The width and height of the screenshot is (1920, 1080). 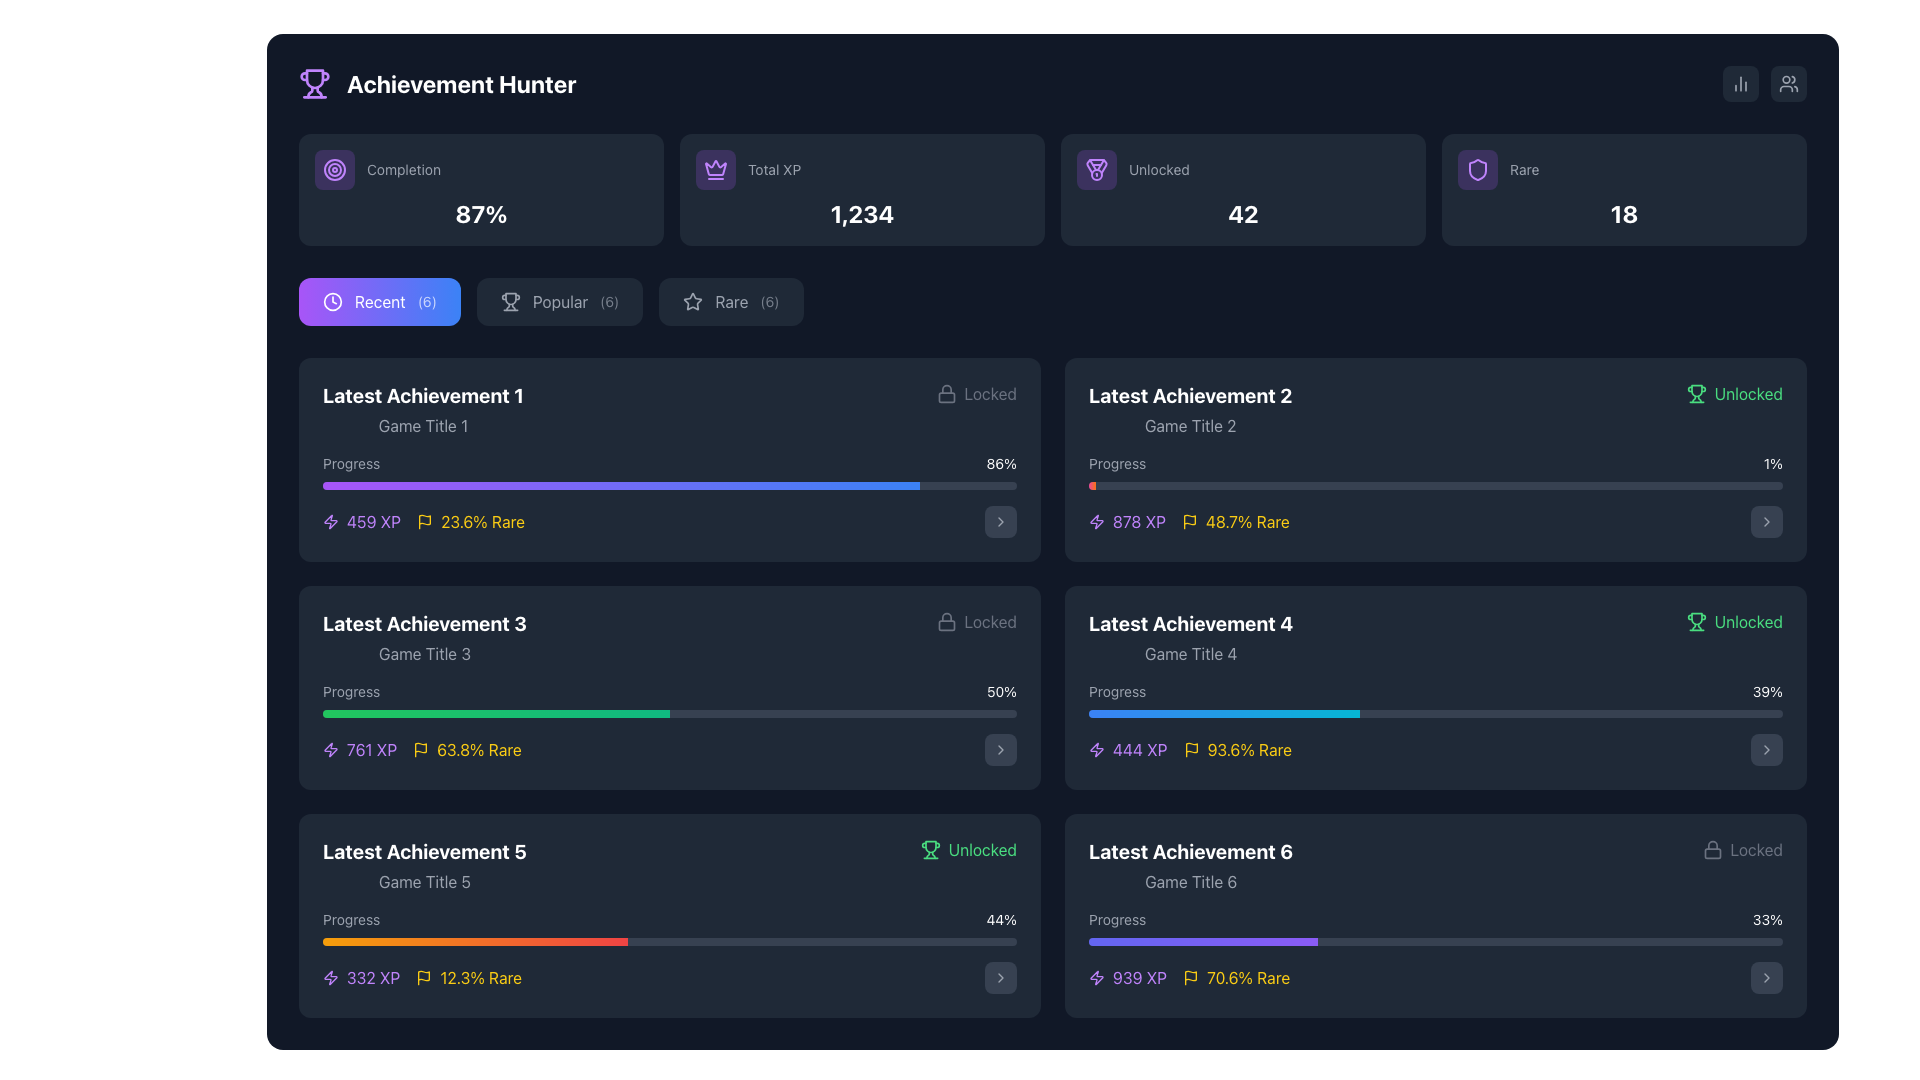 What do you see at coordinates (478, 749) in the screenshot?
I see `the text display showing '63.8% Rare' in bold yellow font, located in the third achievement card labeled 'Latest Achievement 3', positioned below the progress bar` at bounding box center [478, 749].